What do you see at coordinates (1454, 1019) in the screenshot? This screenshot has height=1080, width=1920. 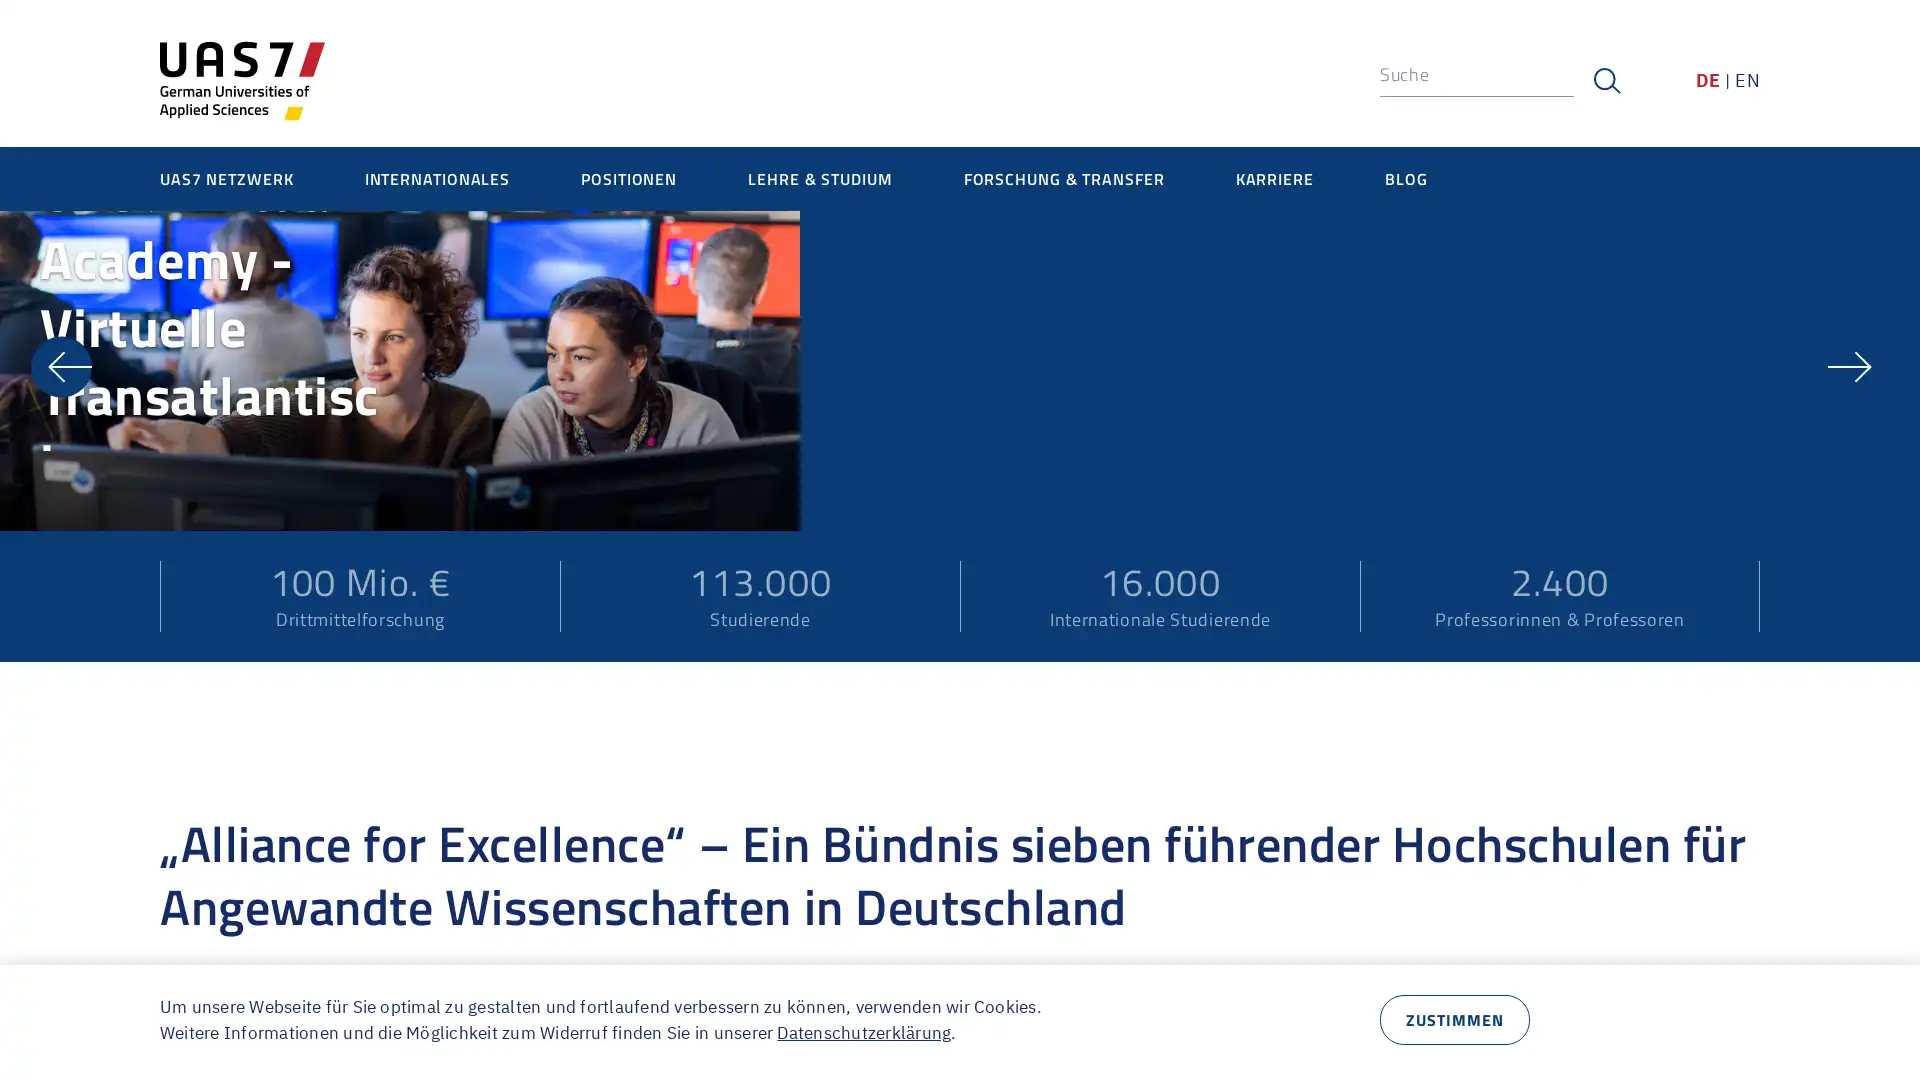 I see `ZUSTIMMEN` at bounding box center [1454, 1019].